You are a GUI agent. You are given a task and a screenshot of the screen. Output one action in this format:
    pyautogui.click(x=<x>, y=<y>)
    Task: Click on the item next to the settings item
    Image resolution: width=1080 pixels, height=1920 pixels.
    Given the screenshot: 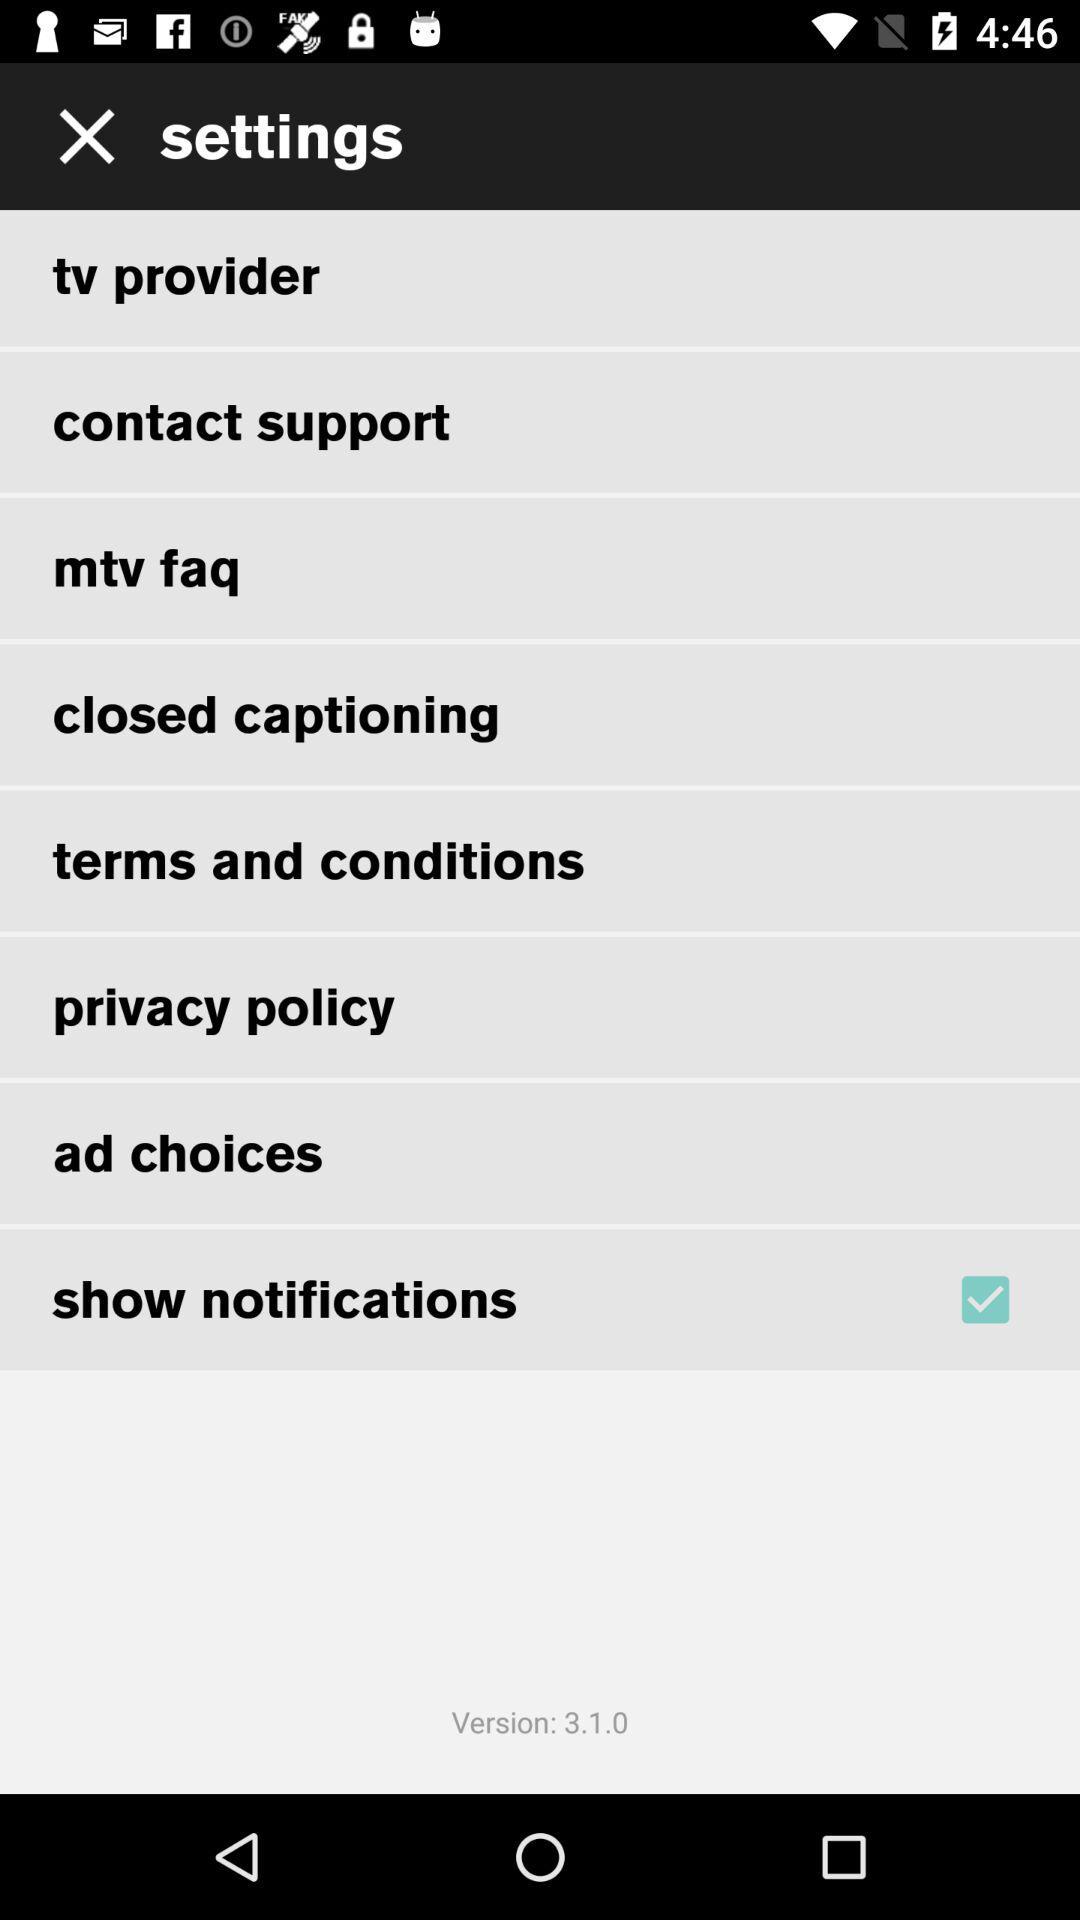 What is the action you would take?
    pyautogui.click(x=79, y=135)
    